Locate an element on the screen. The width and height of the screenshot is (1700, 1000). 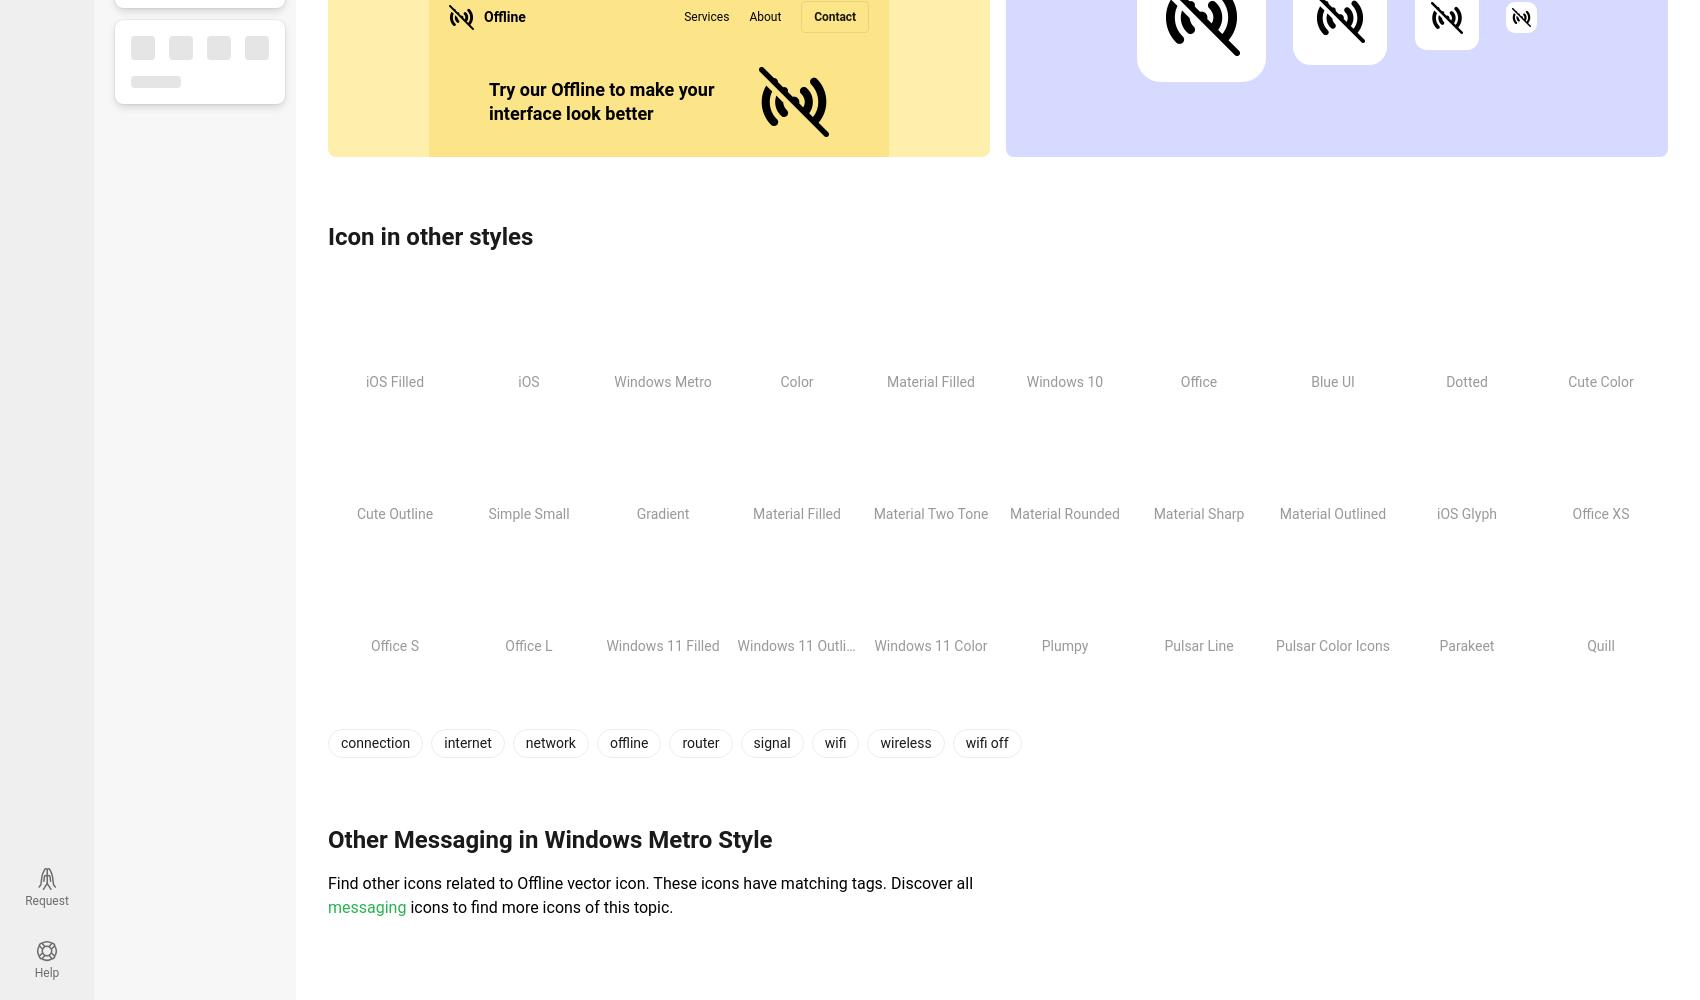
'signal' is located at coordinates (770, 742).